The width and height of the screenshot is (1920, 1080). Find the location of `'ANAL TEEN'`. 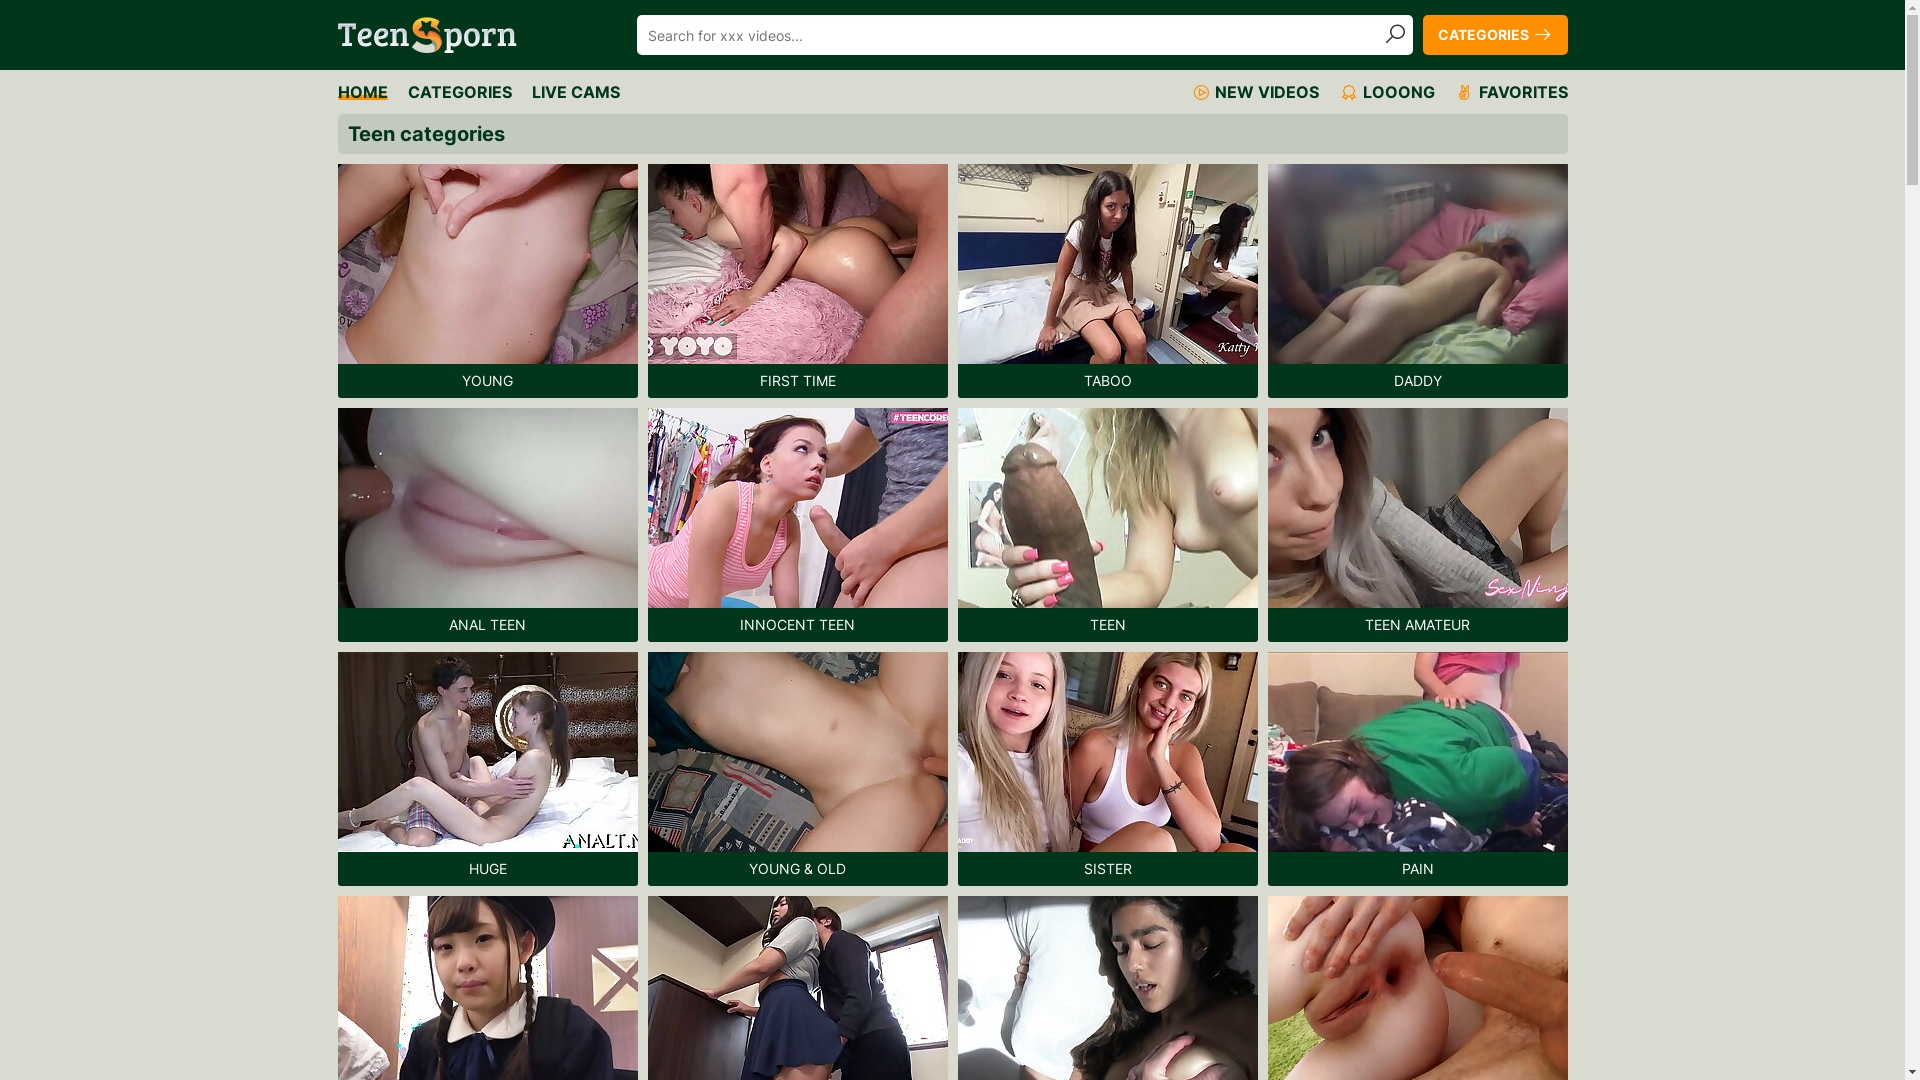

'ANAL TEEN' is located at coordinates (488, 523).